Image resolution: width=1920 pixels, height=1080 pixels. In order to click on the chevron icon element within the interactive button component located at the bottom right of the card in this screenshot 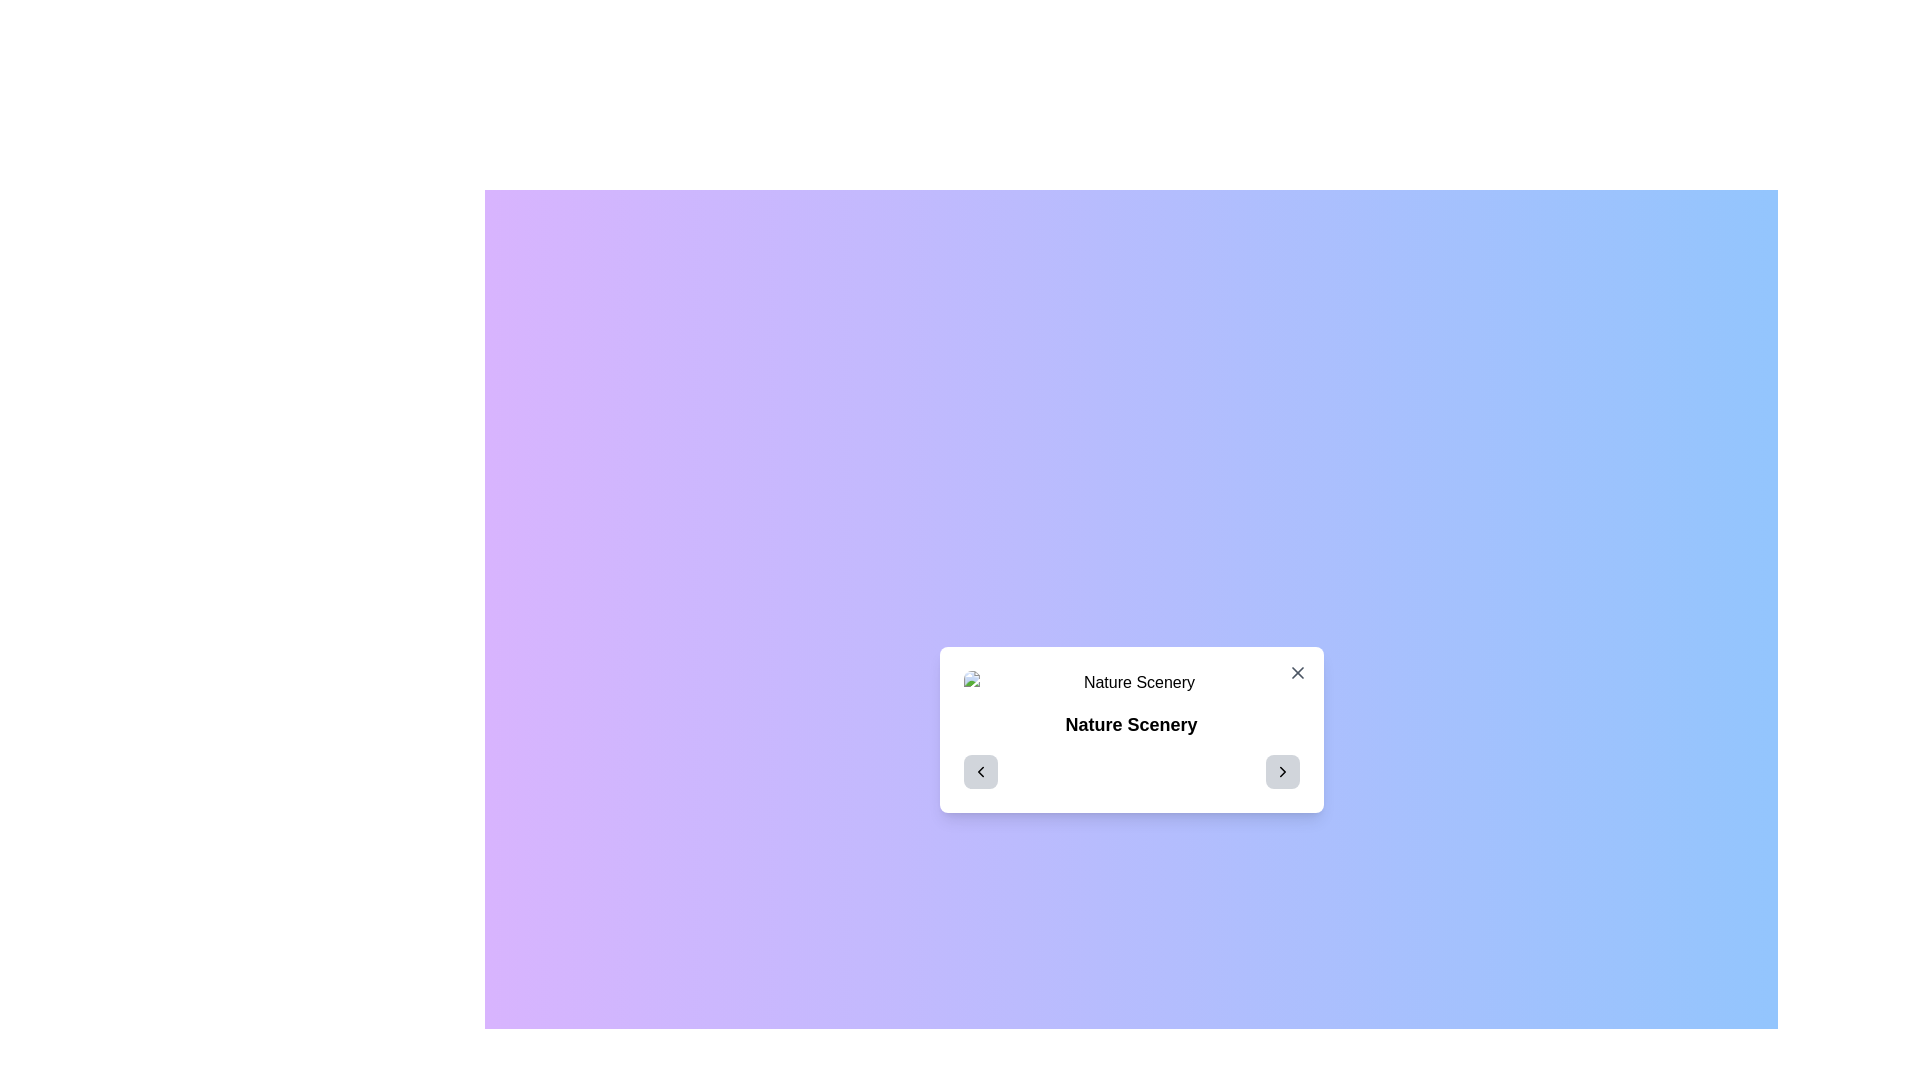, I will do `click(1282, 770)`.